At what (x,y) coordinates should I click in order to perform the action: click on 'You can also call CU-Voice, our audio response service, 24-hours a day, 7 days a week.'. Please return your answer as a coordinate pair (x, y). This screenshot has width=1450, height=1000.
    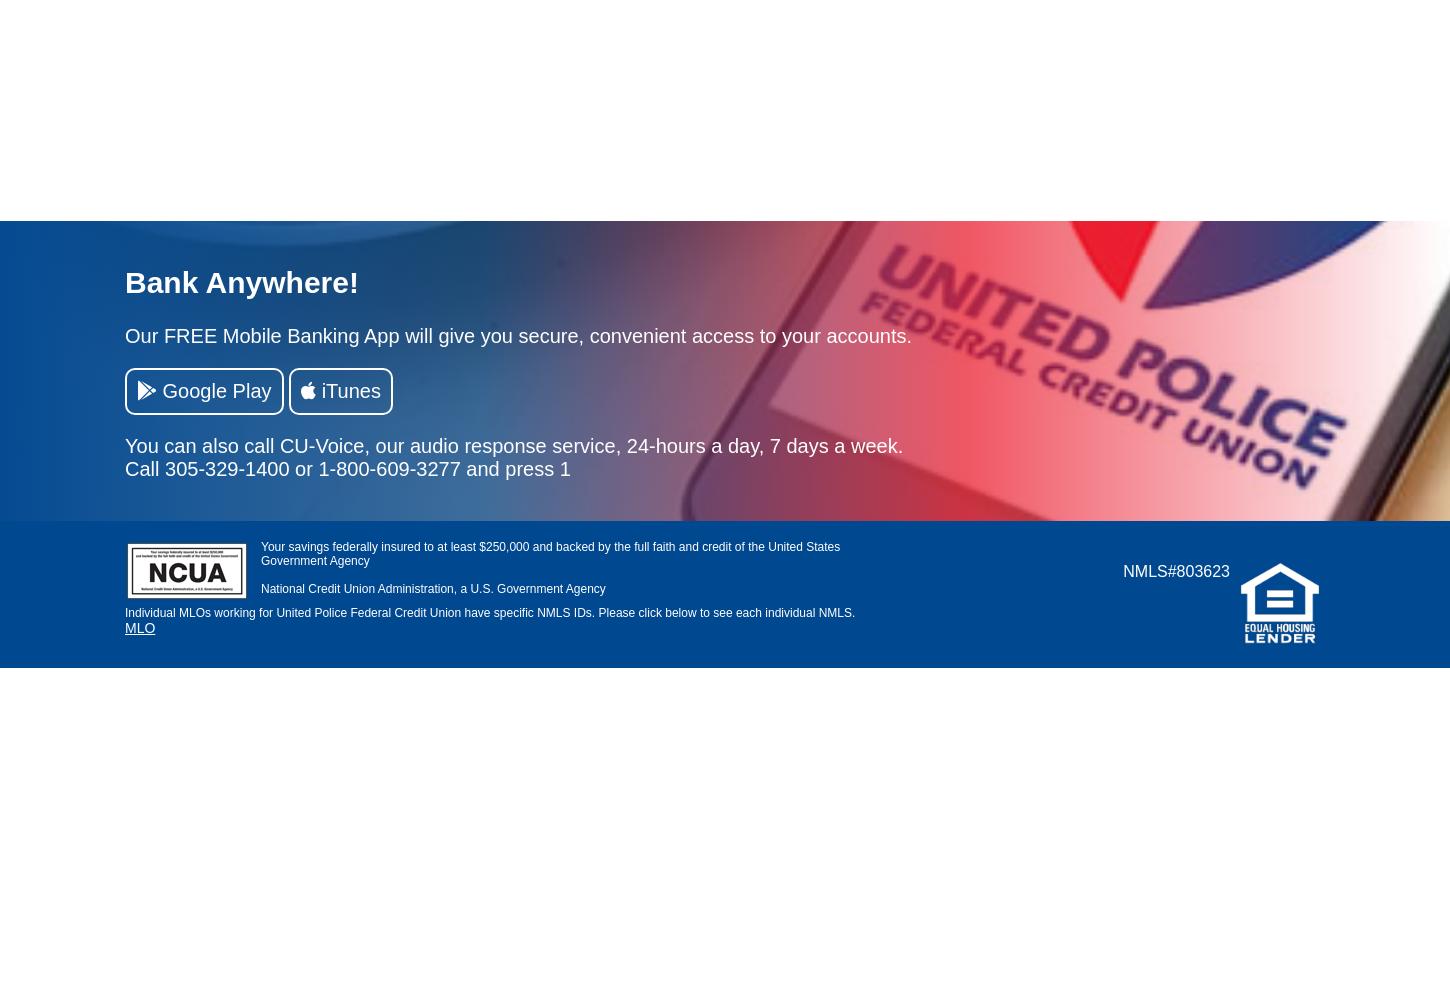
    Looking at the image, I should click on (514, 444).